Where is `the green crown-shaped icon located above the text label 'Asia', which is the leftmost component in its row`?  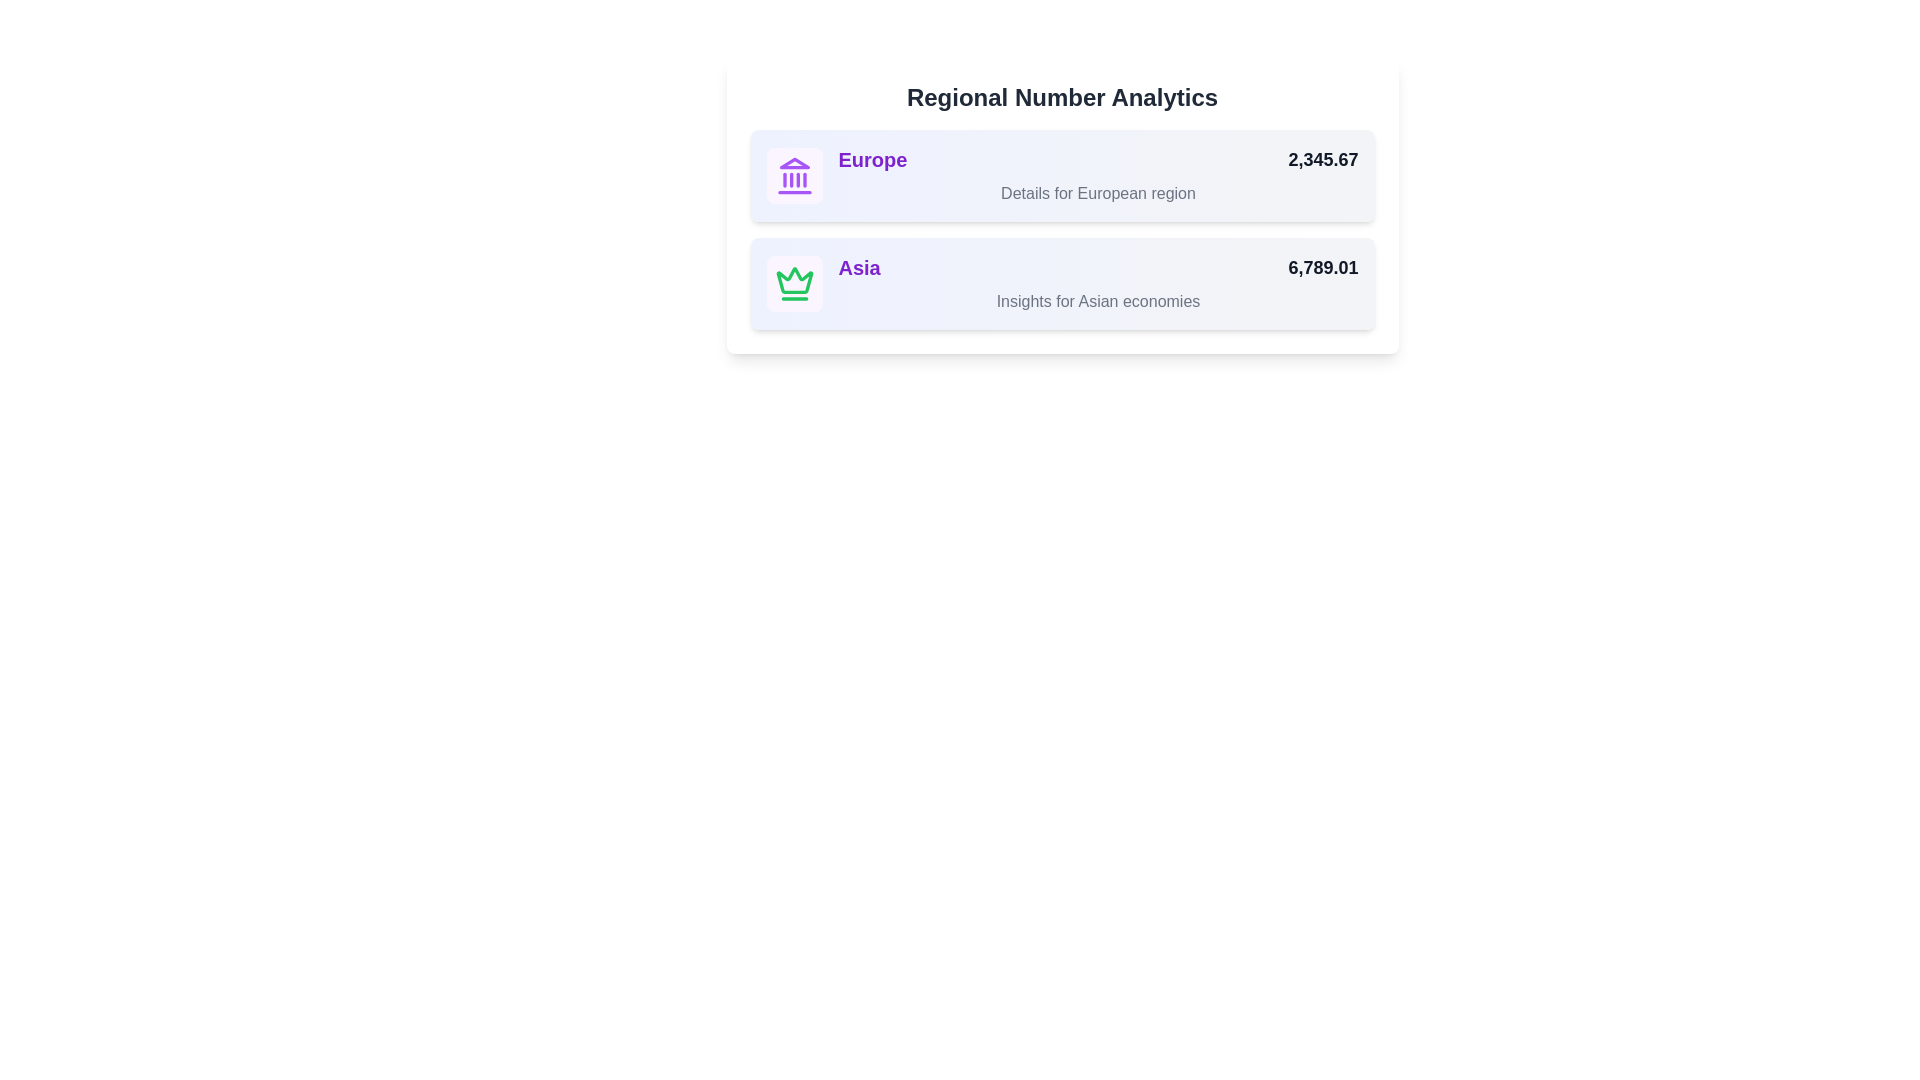 the green crown-shaped icon located above the text label 'Asia', which is the leftmost component in its row is located at coordinates (793, 280).